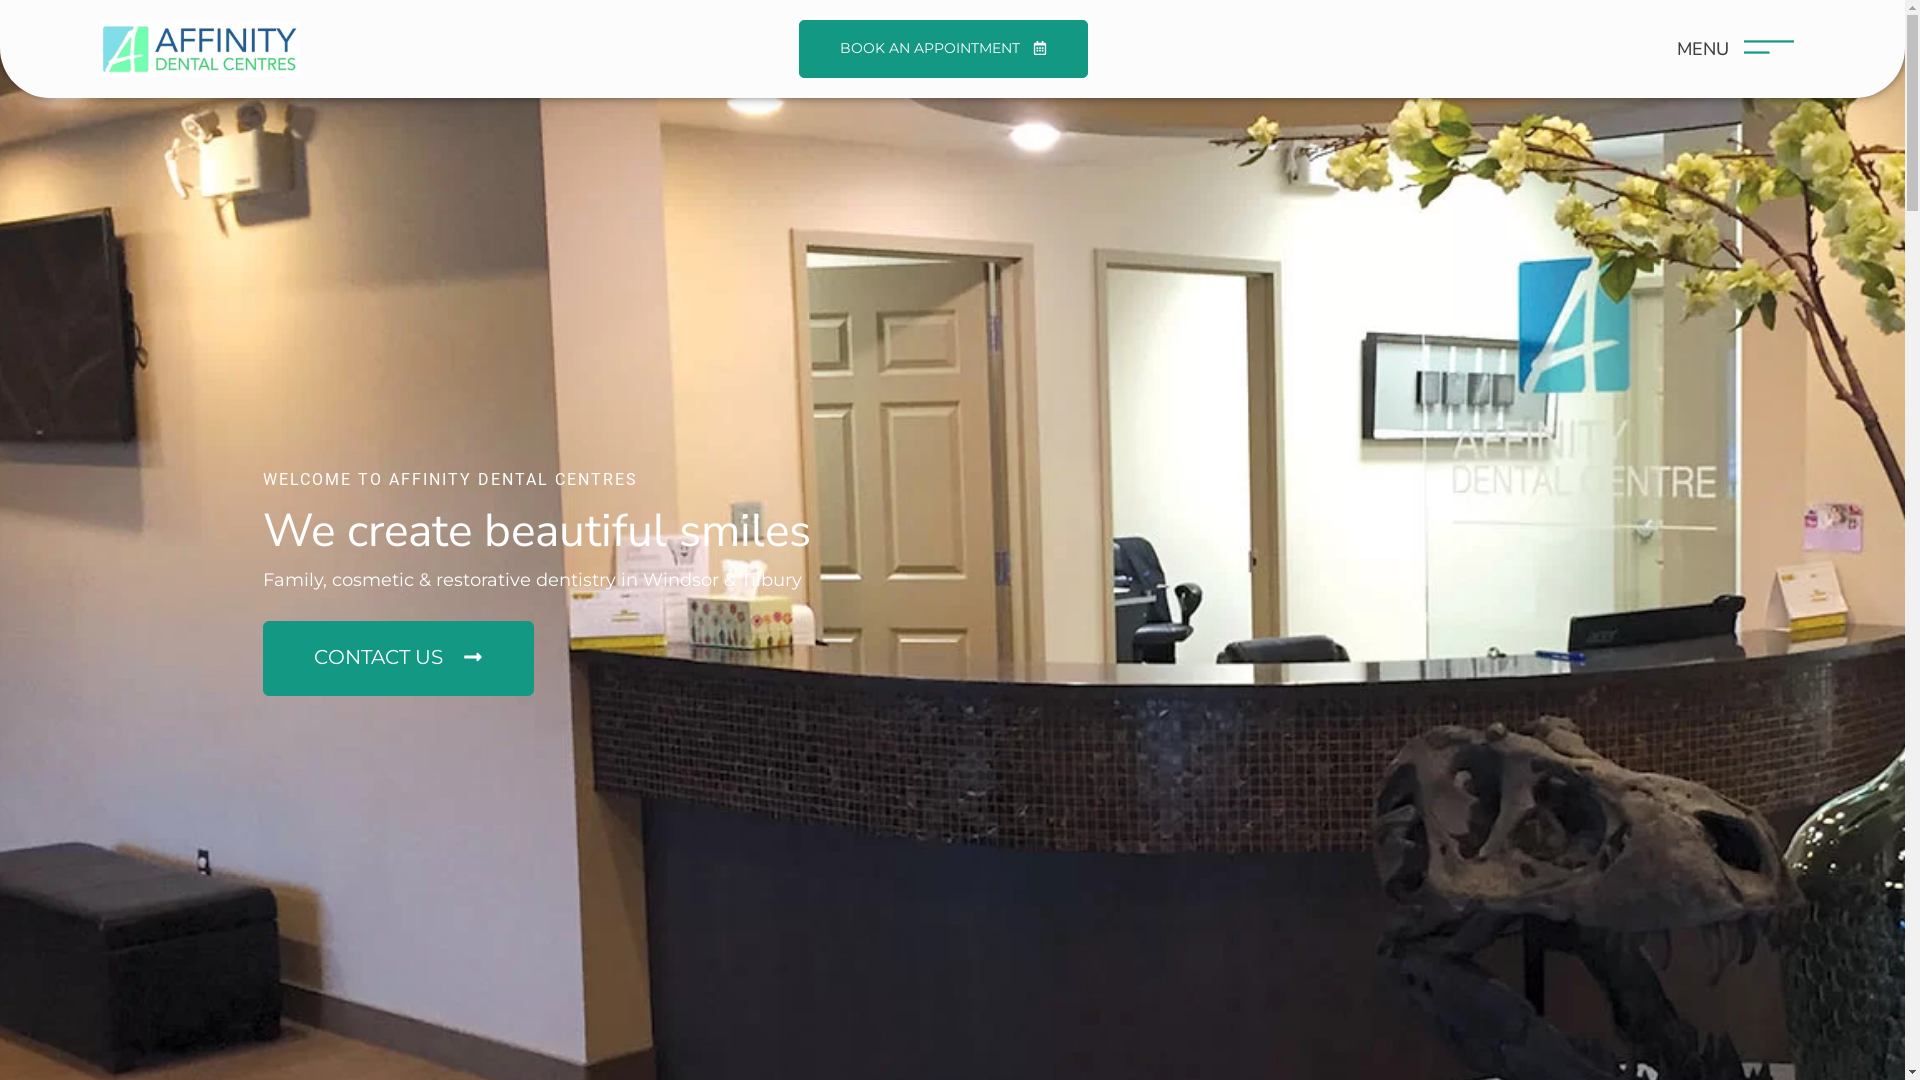 This screenshot has height=1080, width=1920. I want to click on 'BOOK AN APPOINTMENT', so click(942, 48).